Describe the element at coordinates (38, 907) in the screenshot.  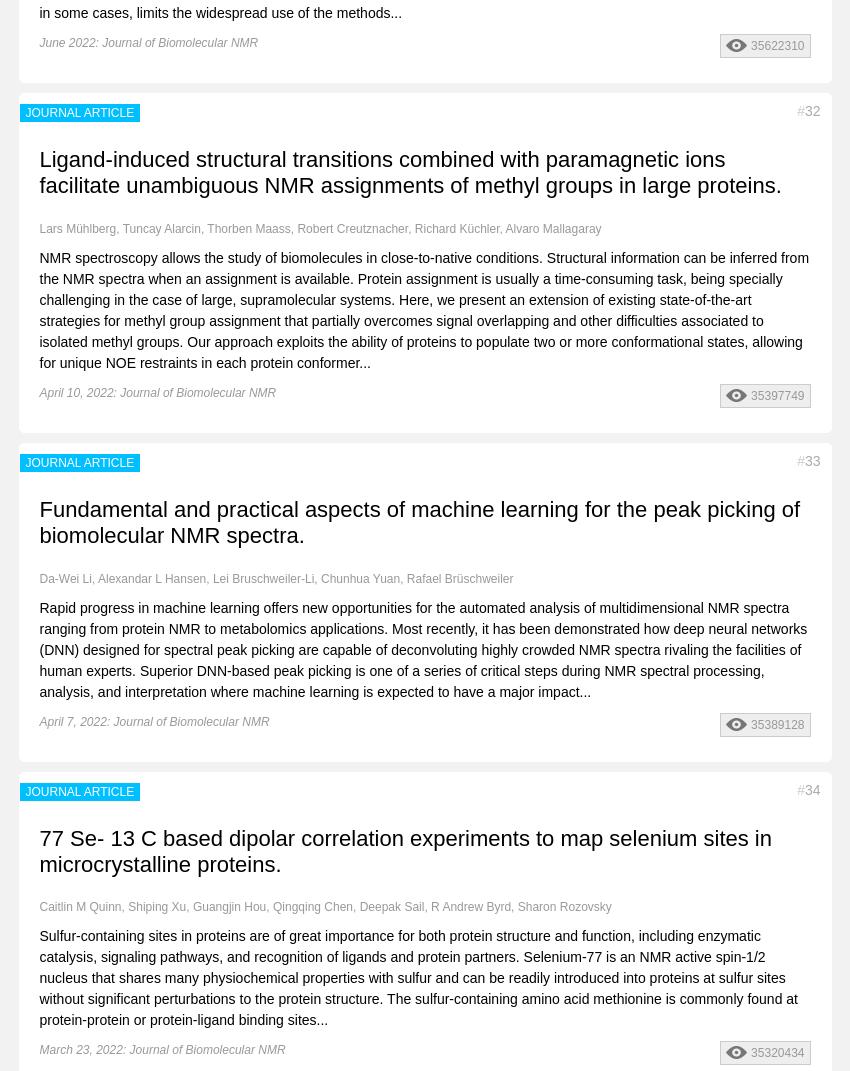
I see `'Caitlin M Quinn, Shiping Xu, Guangjin Hou, Qingqing Chen, Deepak Sail, R Andrew Byrd, Sharon Rozovsky'` at that location.